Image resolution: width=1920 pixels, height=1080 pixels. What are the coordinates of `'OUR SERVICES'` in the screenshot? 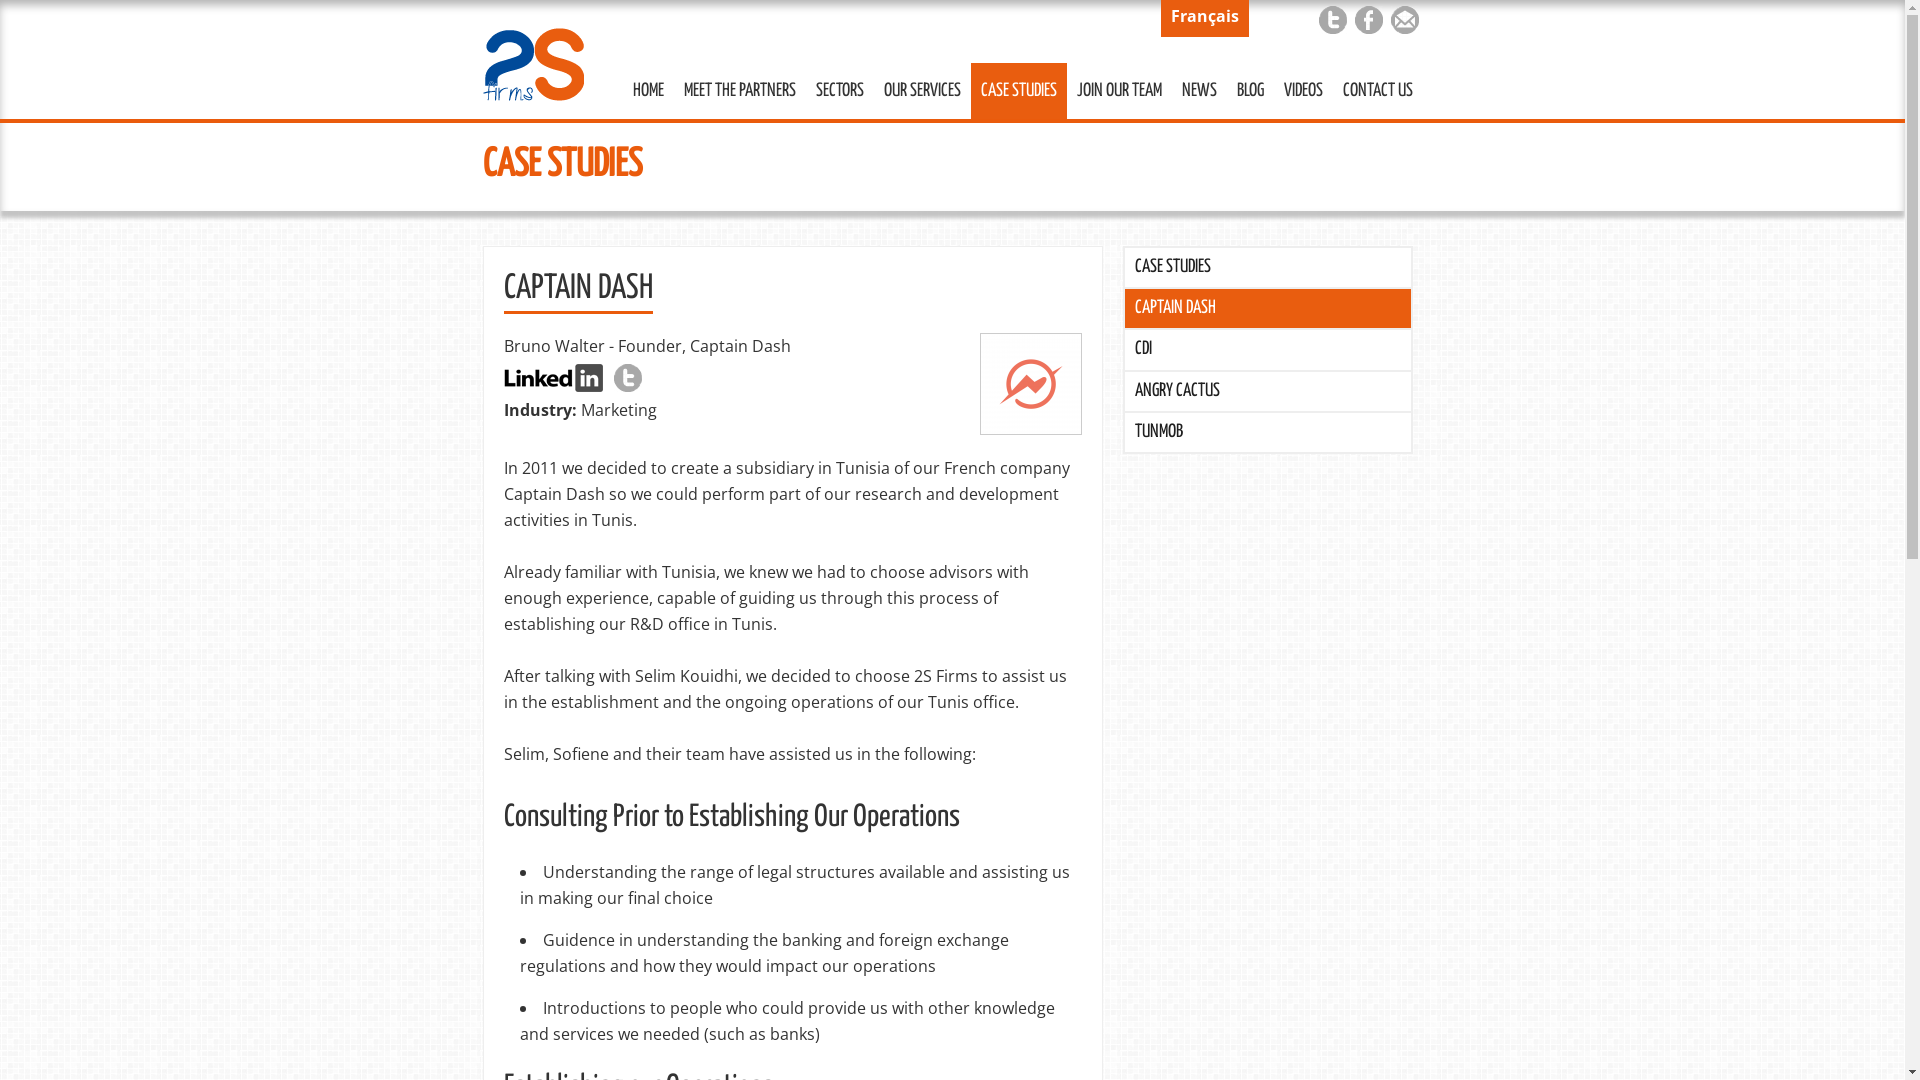 It's located at (873, 91).